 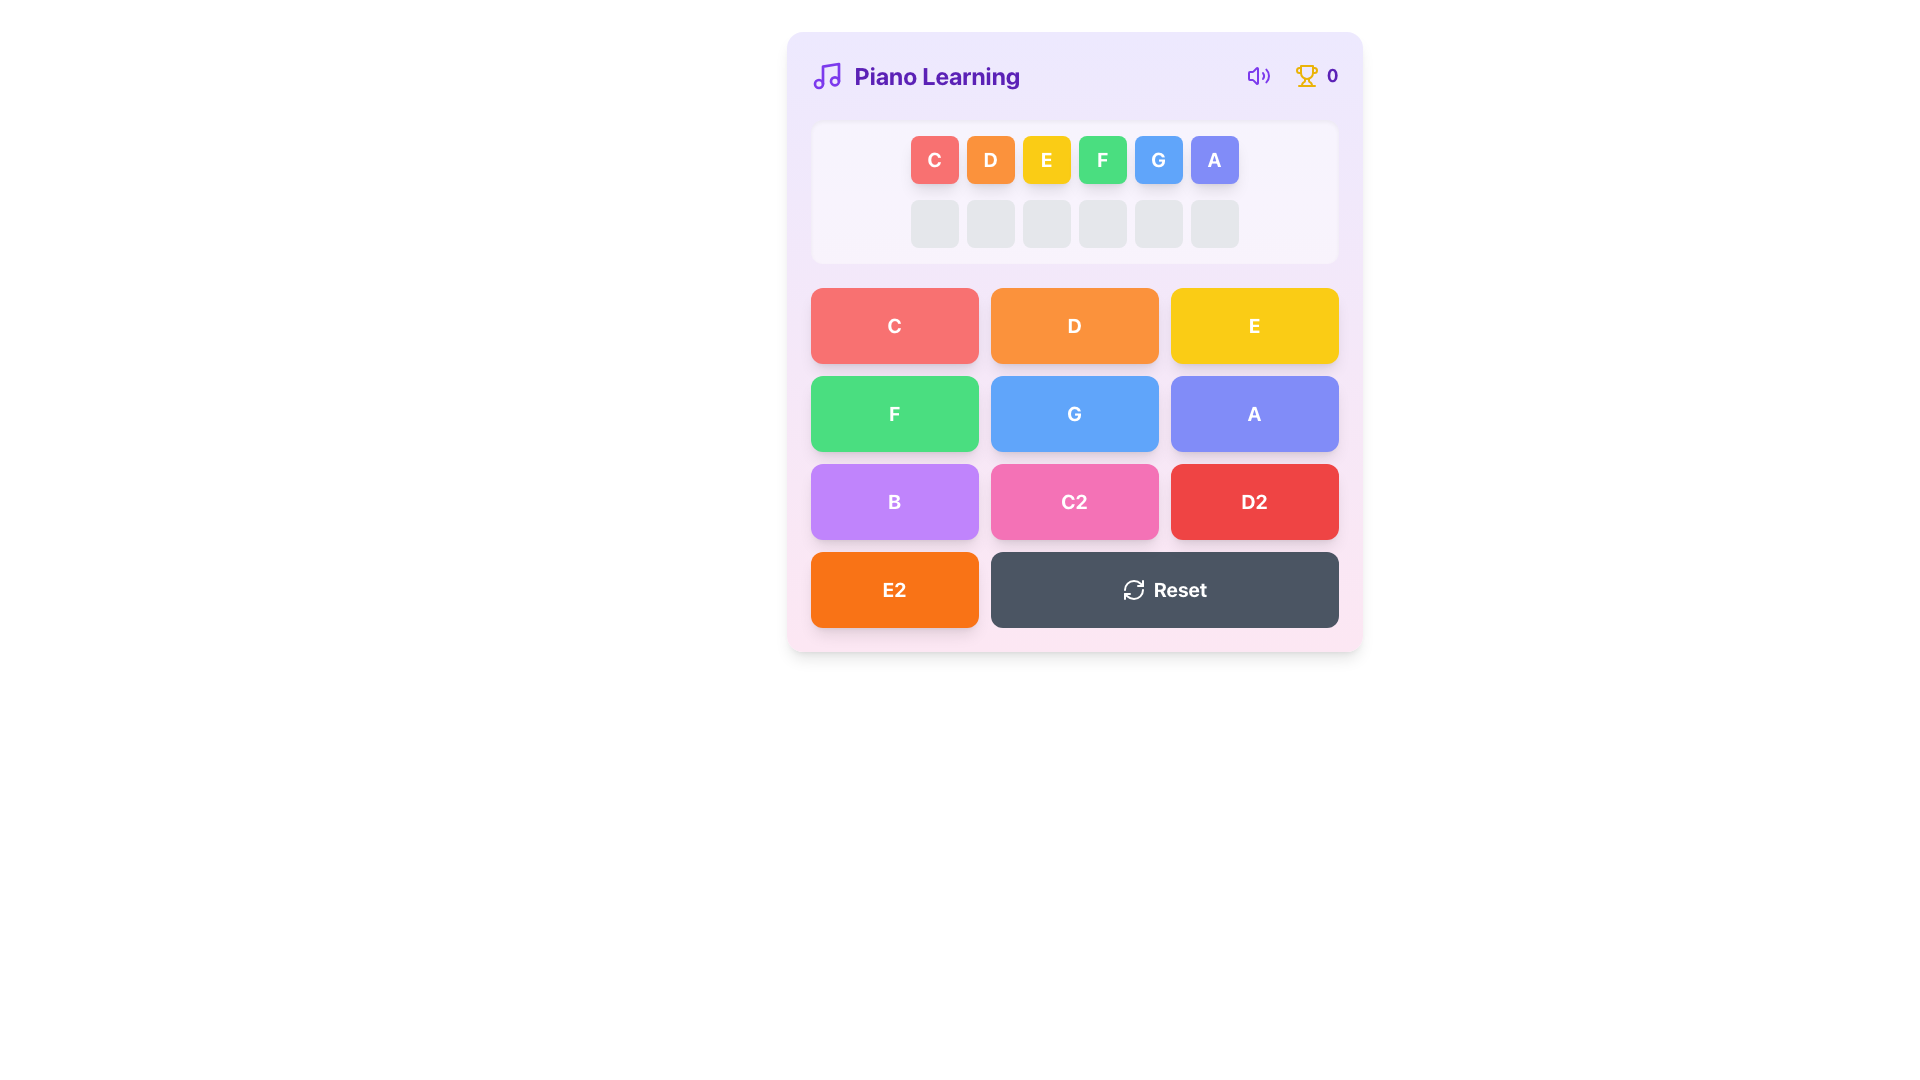 I want to click on the 'E' text label inside the yellow button, which is the fifth button from the left in the horizontal sequence, to associate it with the corresponding piano key, so click(x=1045, y=158).